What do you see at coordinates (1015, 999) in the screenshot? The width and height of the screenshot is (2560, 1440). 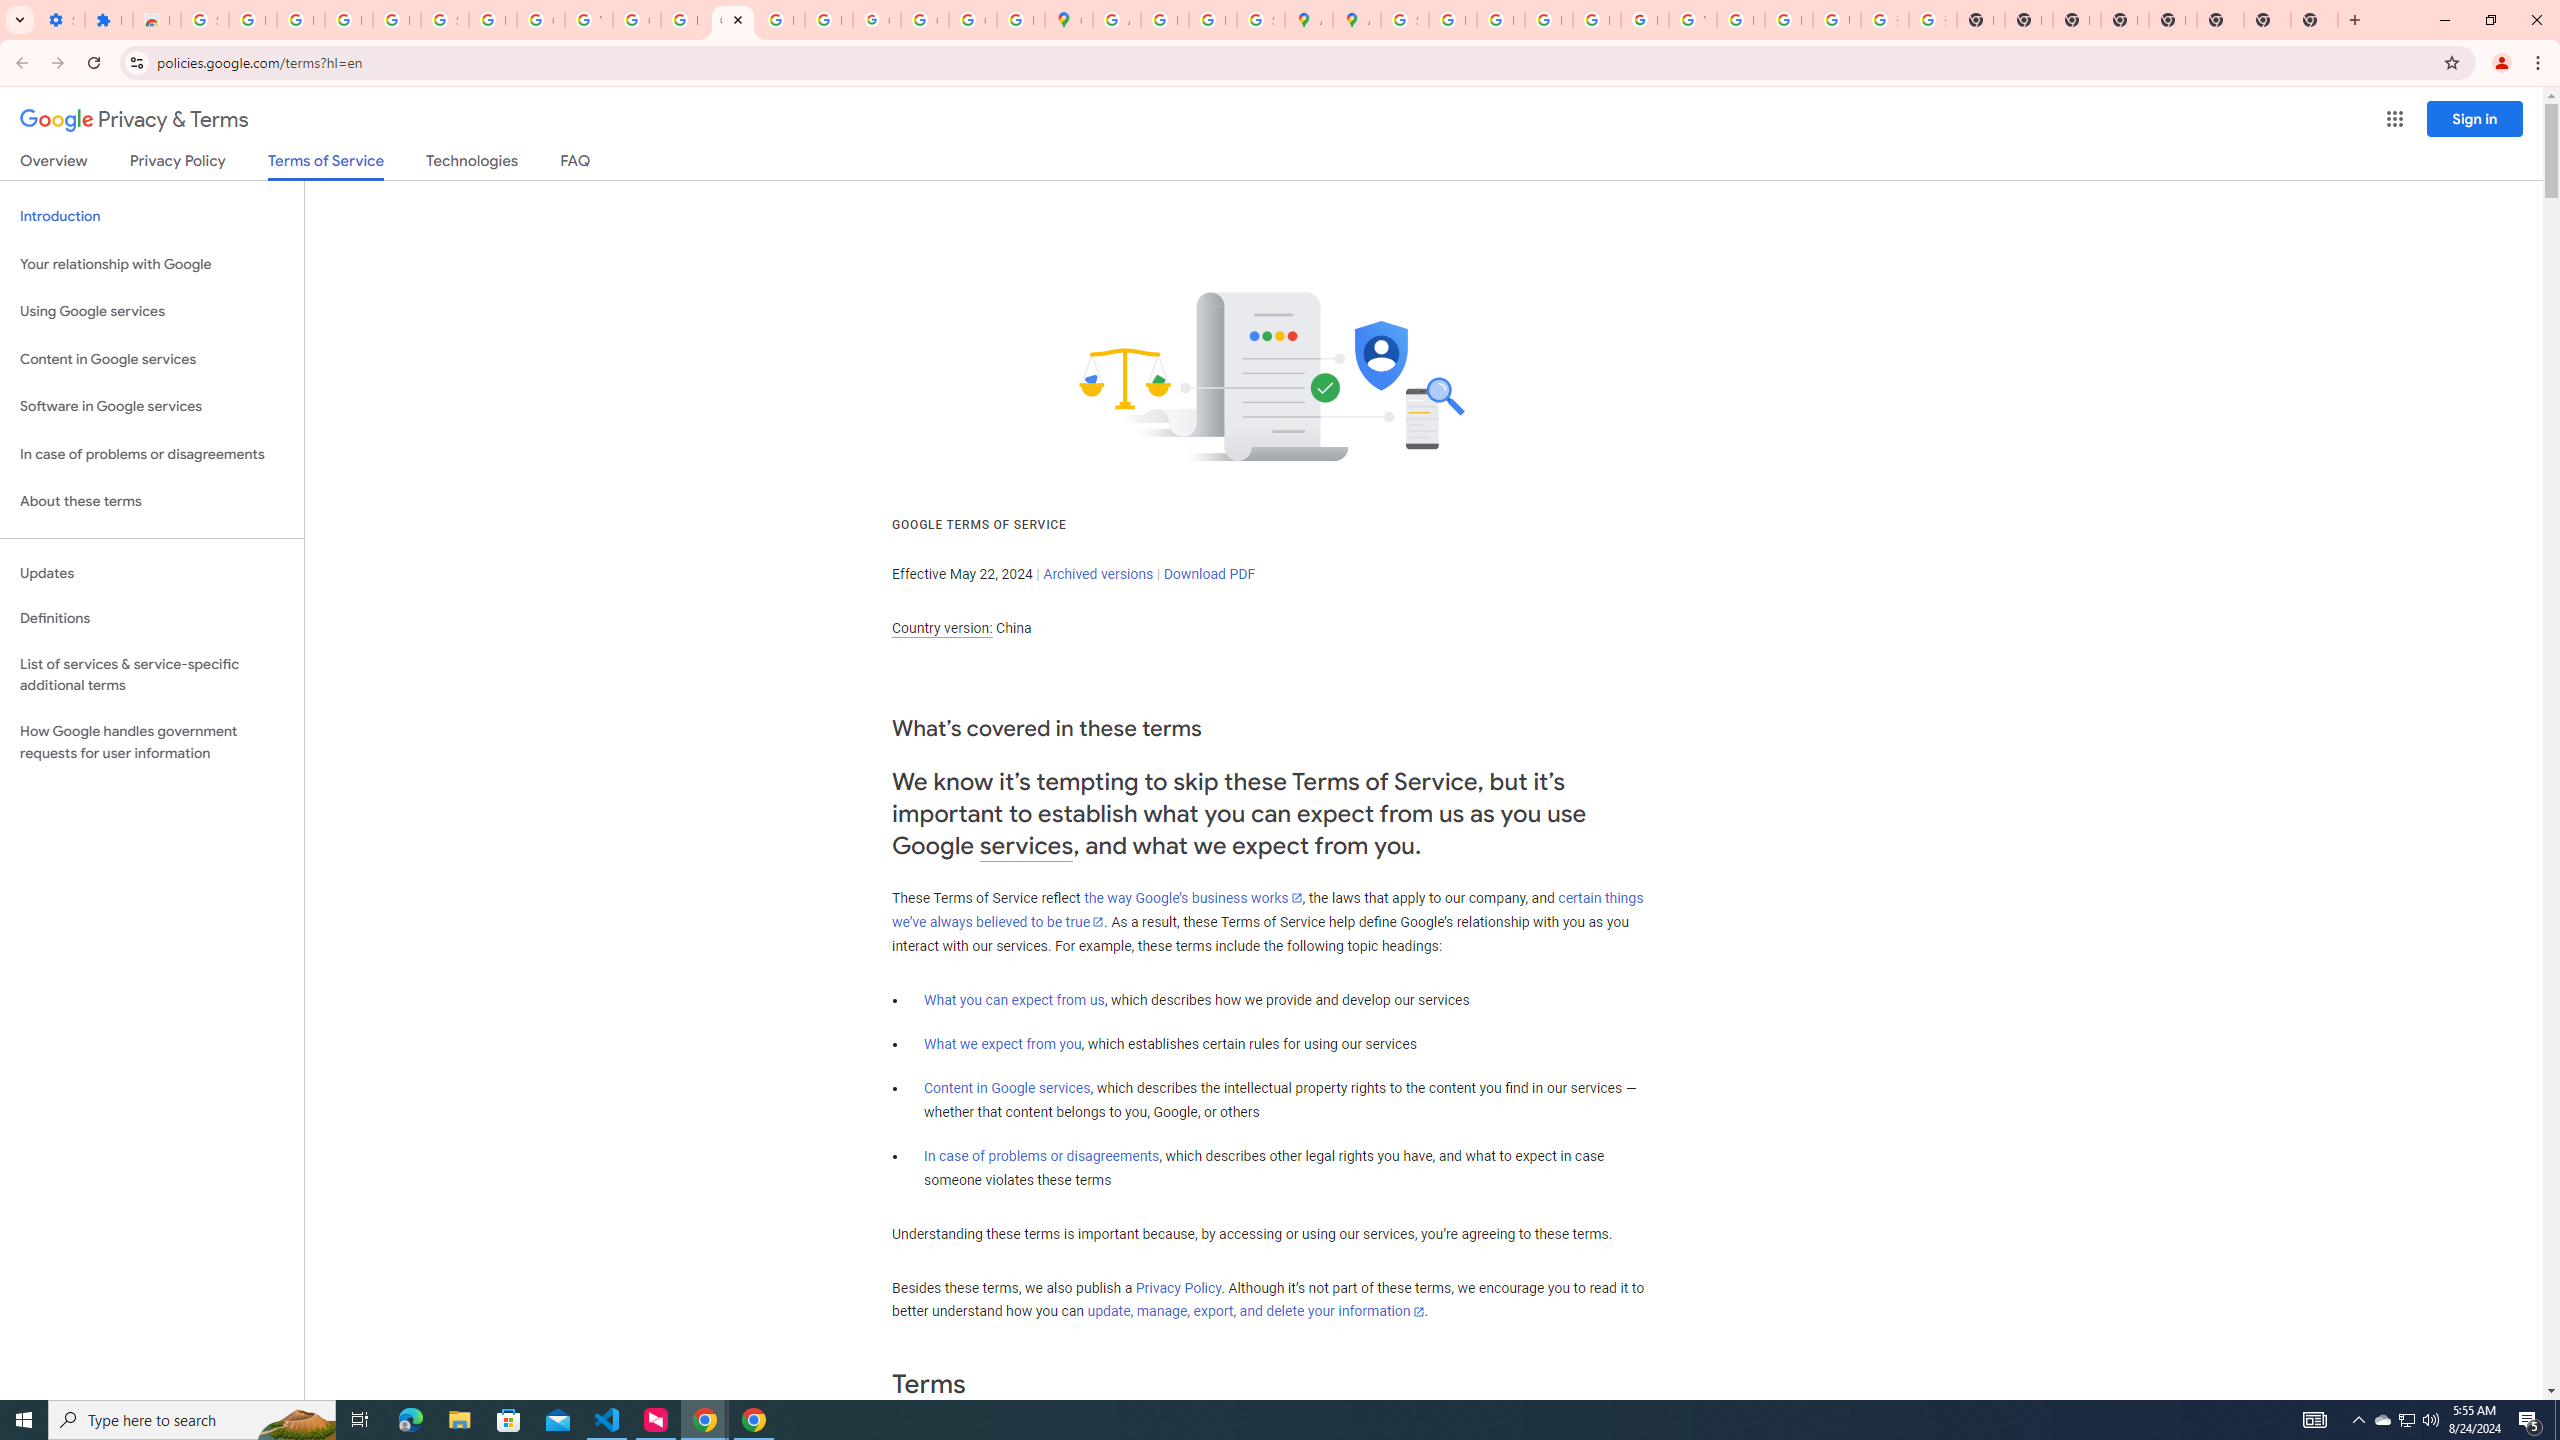 I see `'What you can expect from us'` at bounding box center [1015, 999].